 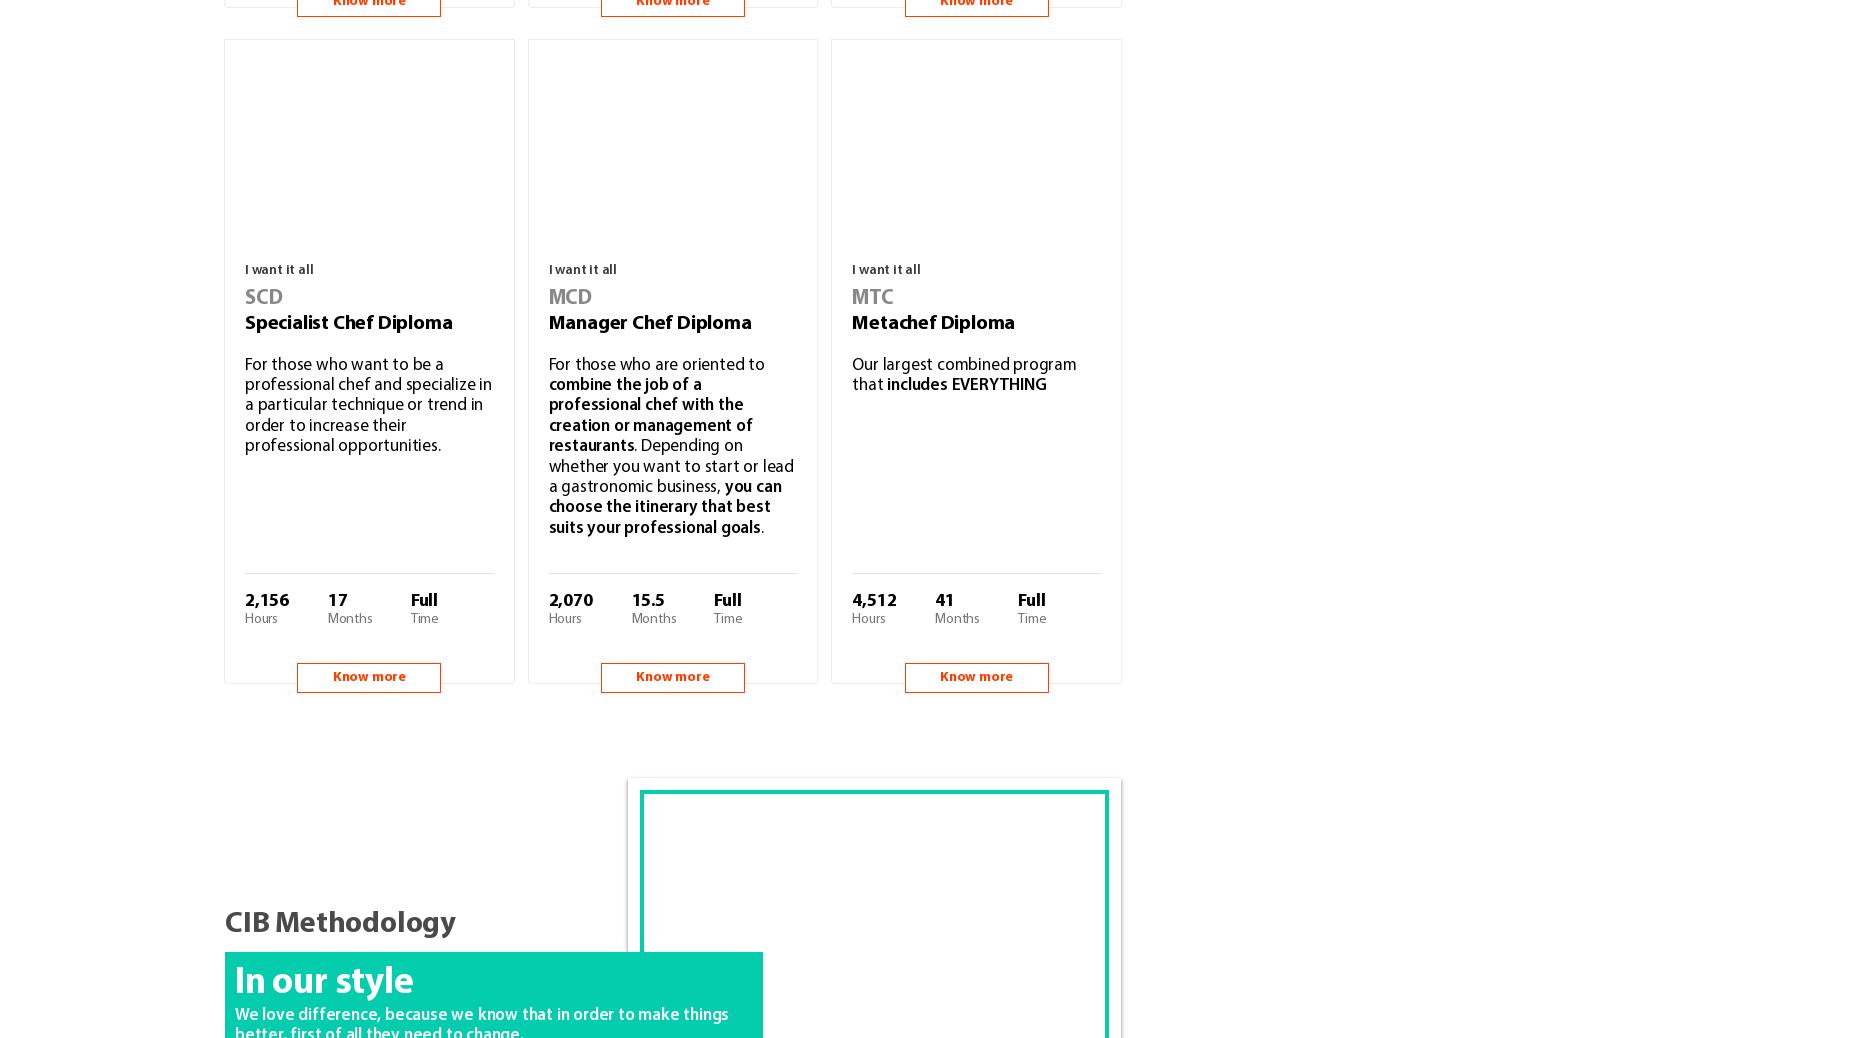 What do you see at coordinates (262, 297) in the screenshot?
I see `'SCD'` at bounding box center [262, 297].